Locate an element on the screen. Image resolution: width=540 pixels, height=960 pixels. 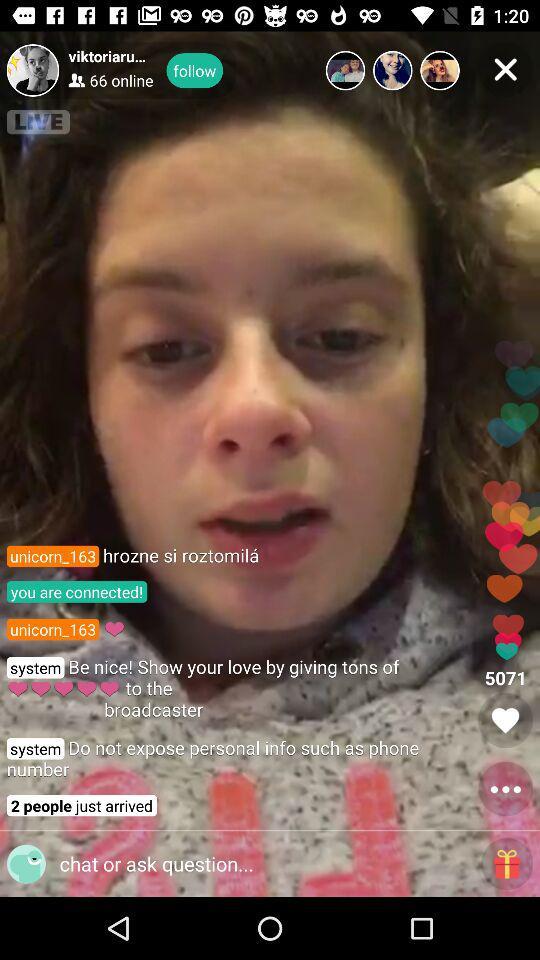
the gift icon is located at coordinates (507, 863).